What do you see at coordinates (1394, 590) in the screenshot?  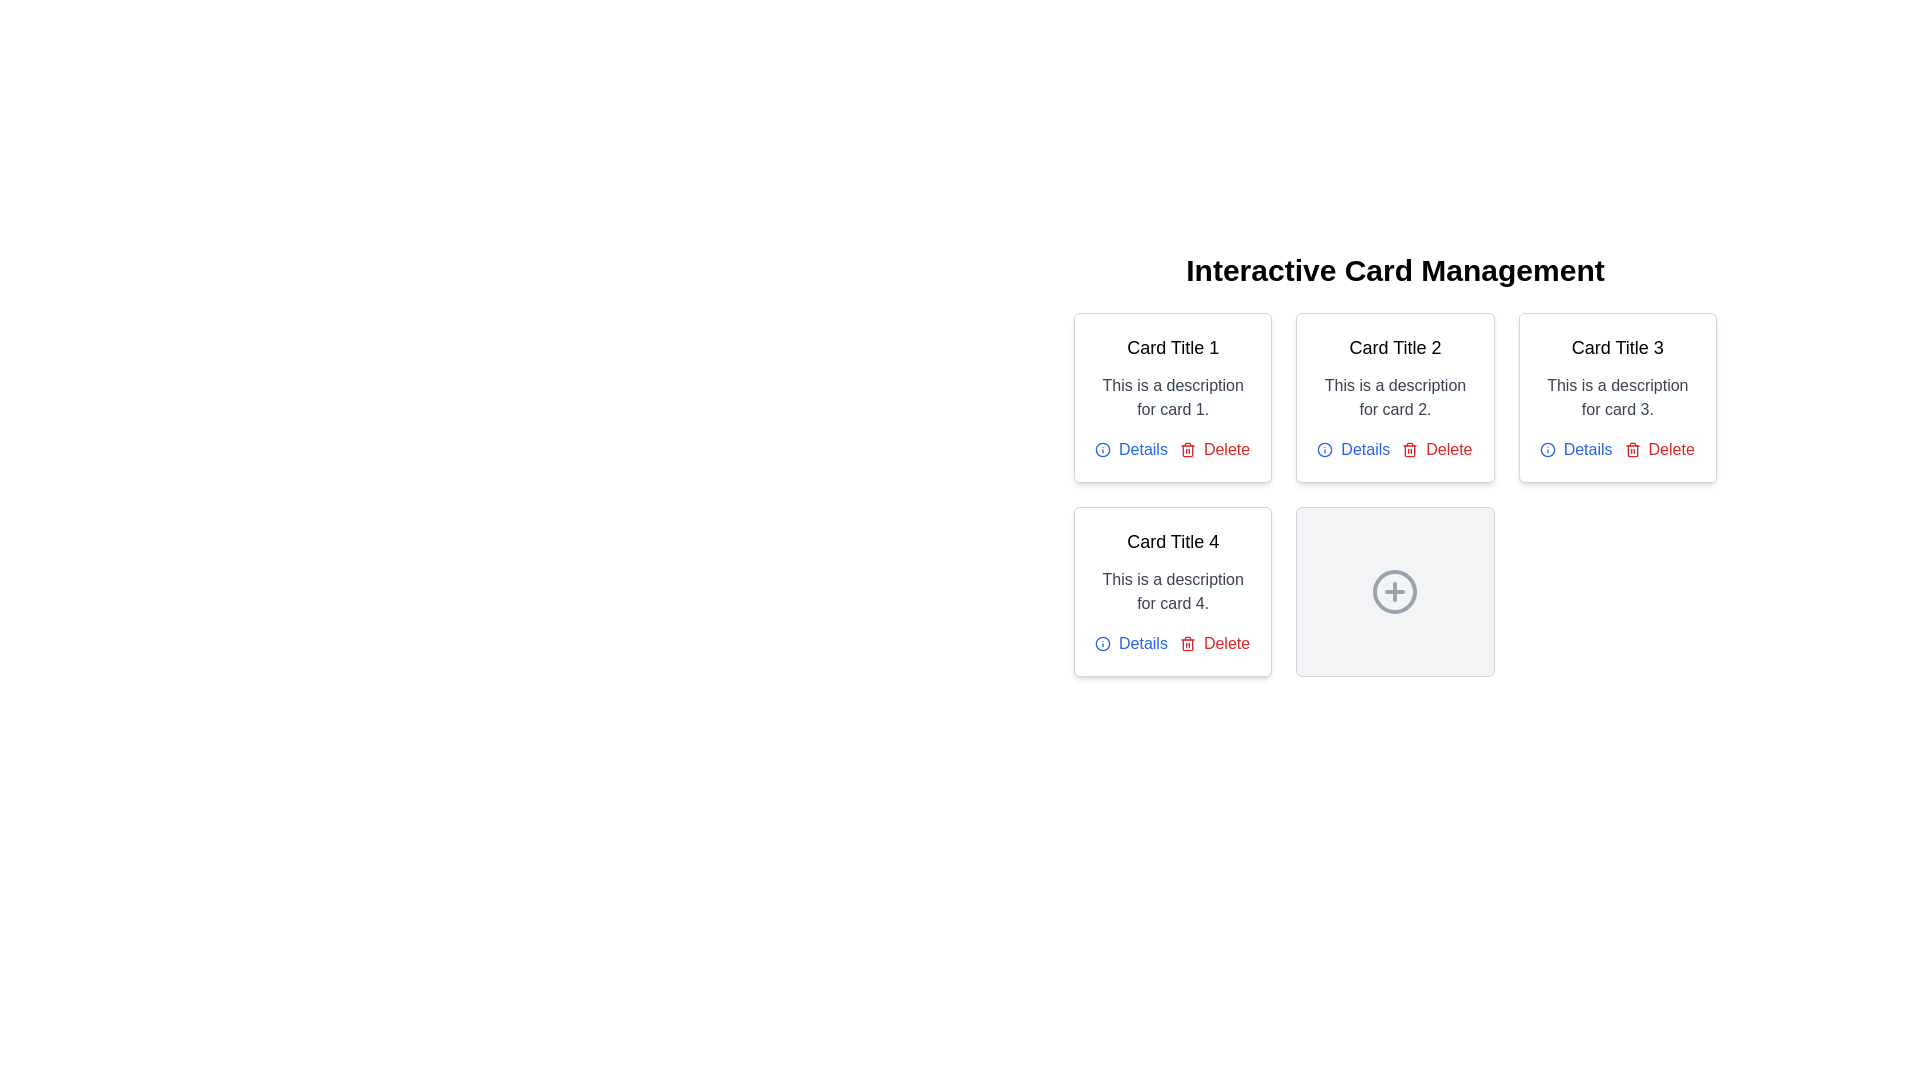 I see `the interactive button used to add or create a new item or card, located in the second row and second column of the grid layout` at bounding box center [1394, 590].